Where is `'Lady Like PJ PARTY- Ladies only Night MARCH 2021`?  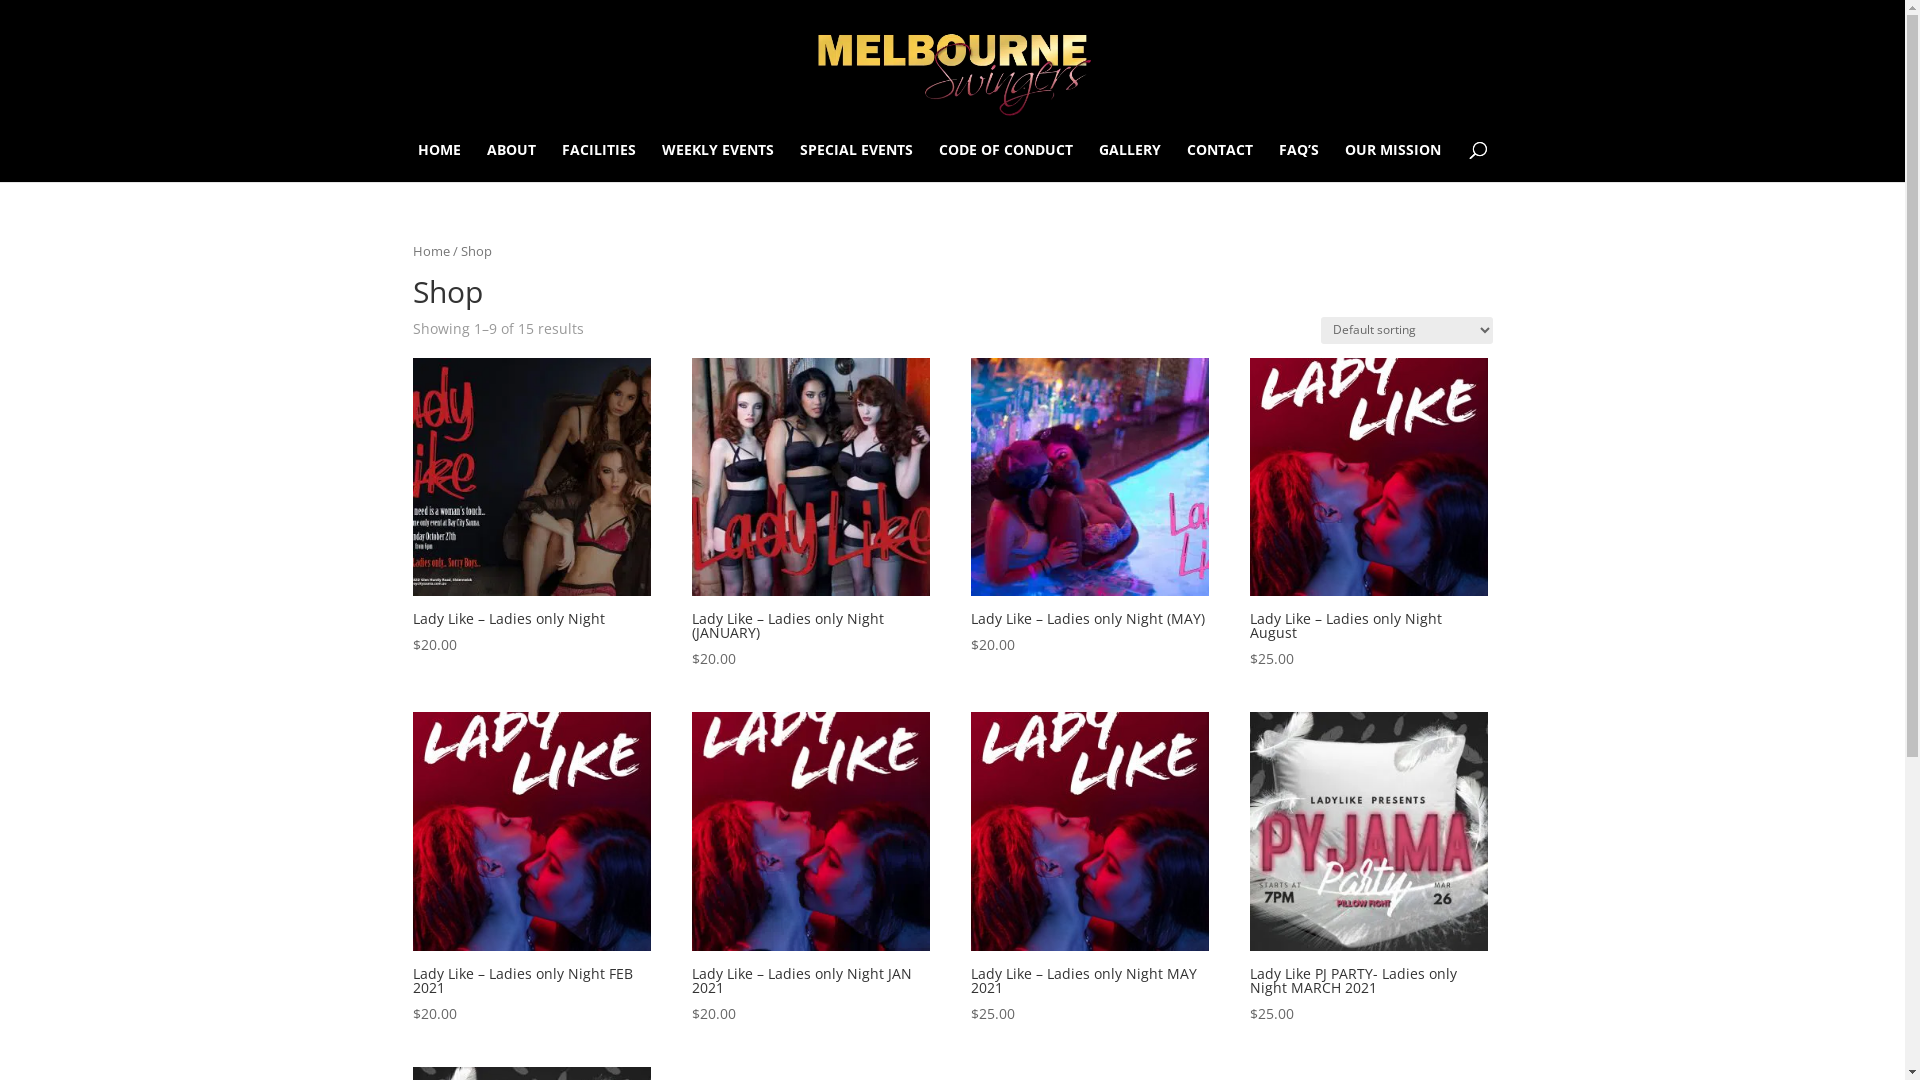
'Lady Like PJ PARTY- Ladies only Night MARCH 2021 is located at coordinates (1367, 867).